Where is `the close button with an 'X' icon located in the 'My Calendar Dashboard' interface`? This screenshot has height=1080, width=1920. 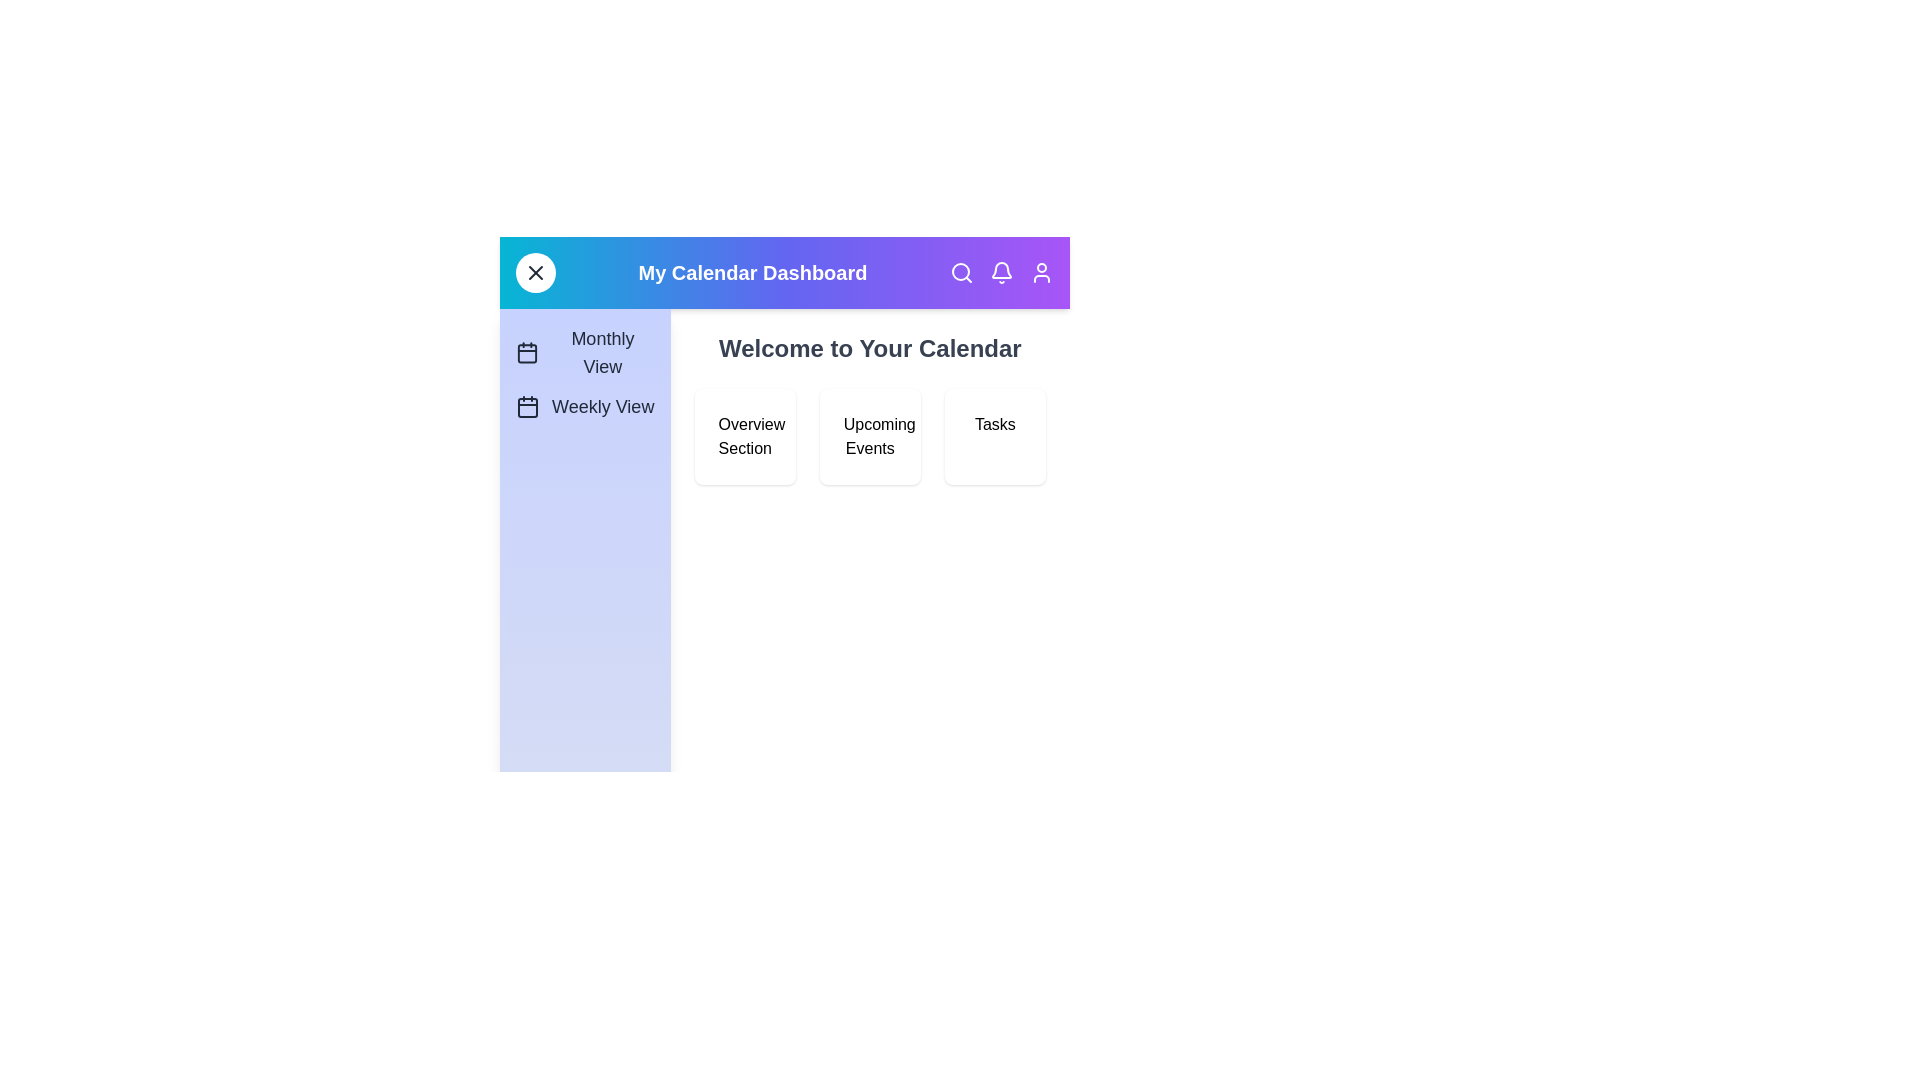
the close button with an 'X' icon located in the 'My Calendar Dashboard' interface is located at coordinates (536, 273).